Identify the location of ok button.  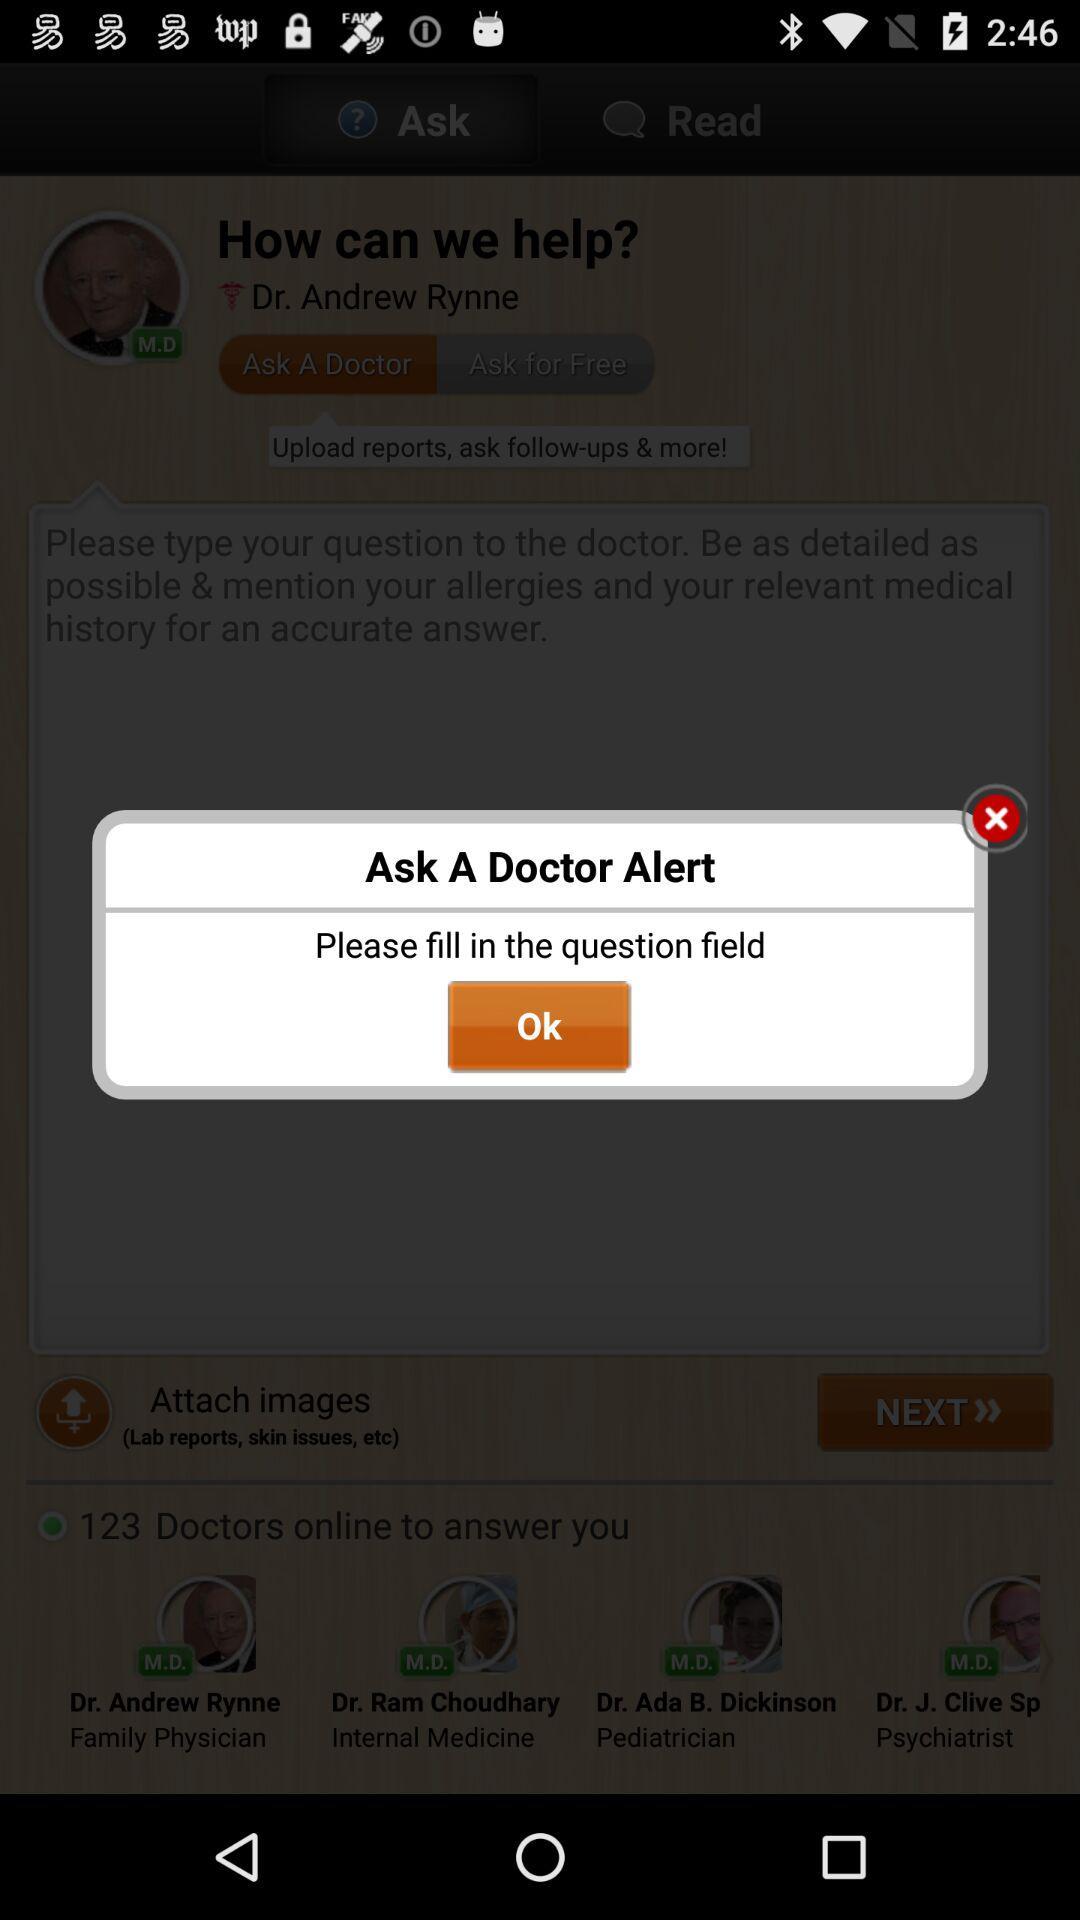
(538, 1027).